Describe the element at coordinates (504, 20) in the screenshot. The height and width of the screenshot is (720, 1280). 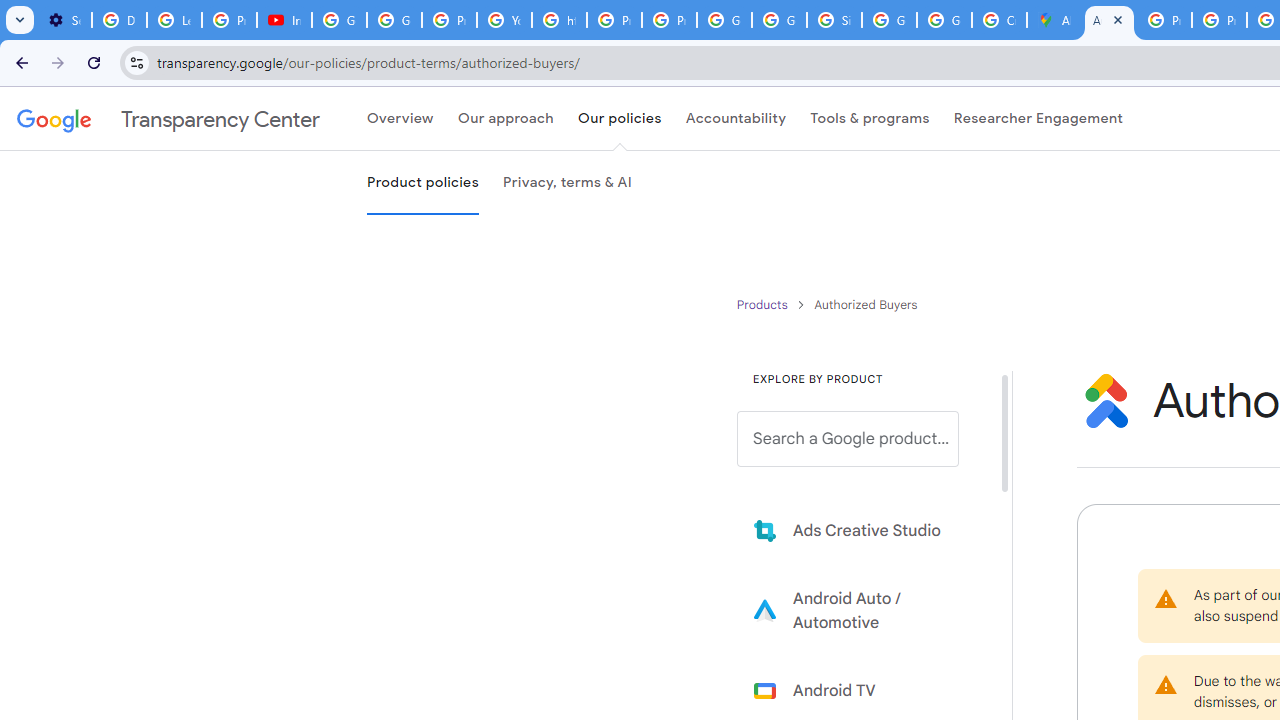
I see `'YouTube'` at that location.